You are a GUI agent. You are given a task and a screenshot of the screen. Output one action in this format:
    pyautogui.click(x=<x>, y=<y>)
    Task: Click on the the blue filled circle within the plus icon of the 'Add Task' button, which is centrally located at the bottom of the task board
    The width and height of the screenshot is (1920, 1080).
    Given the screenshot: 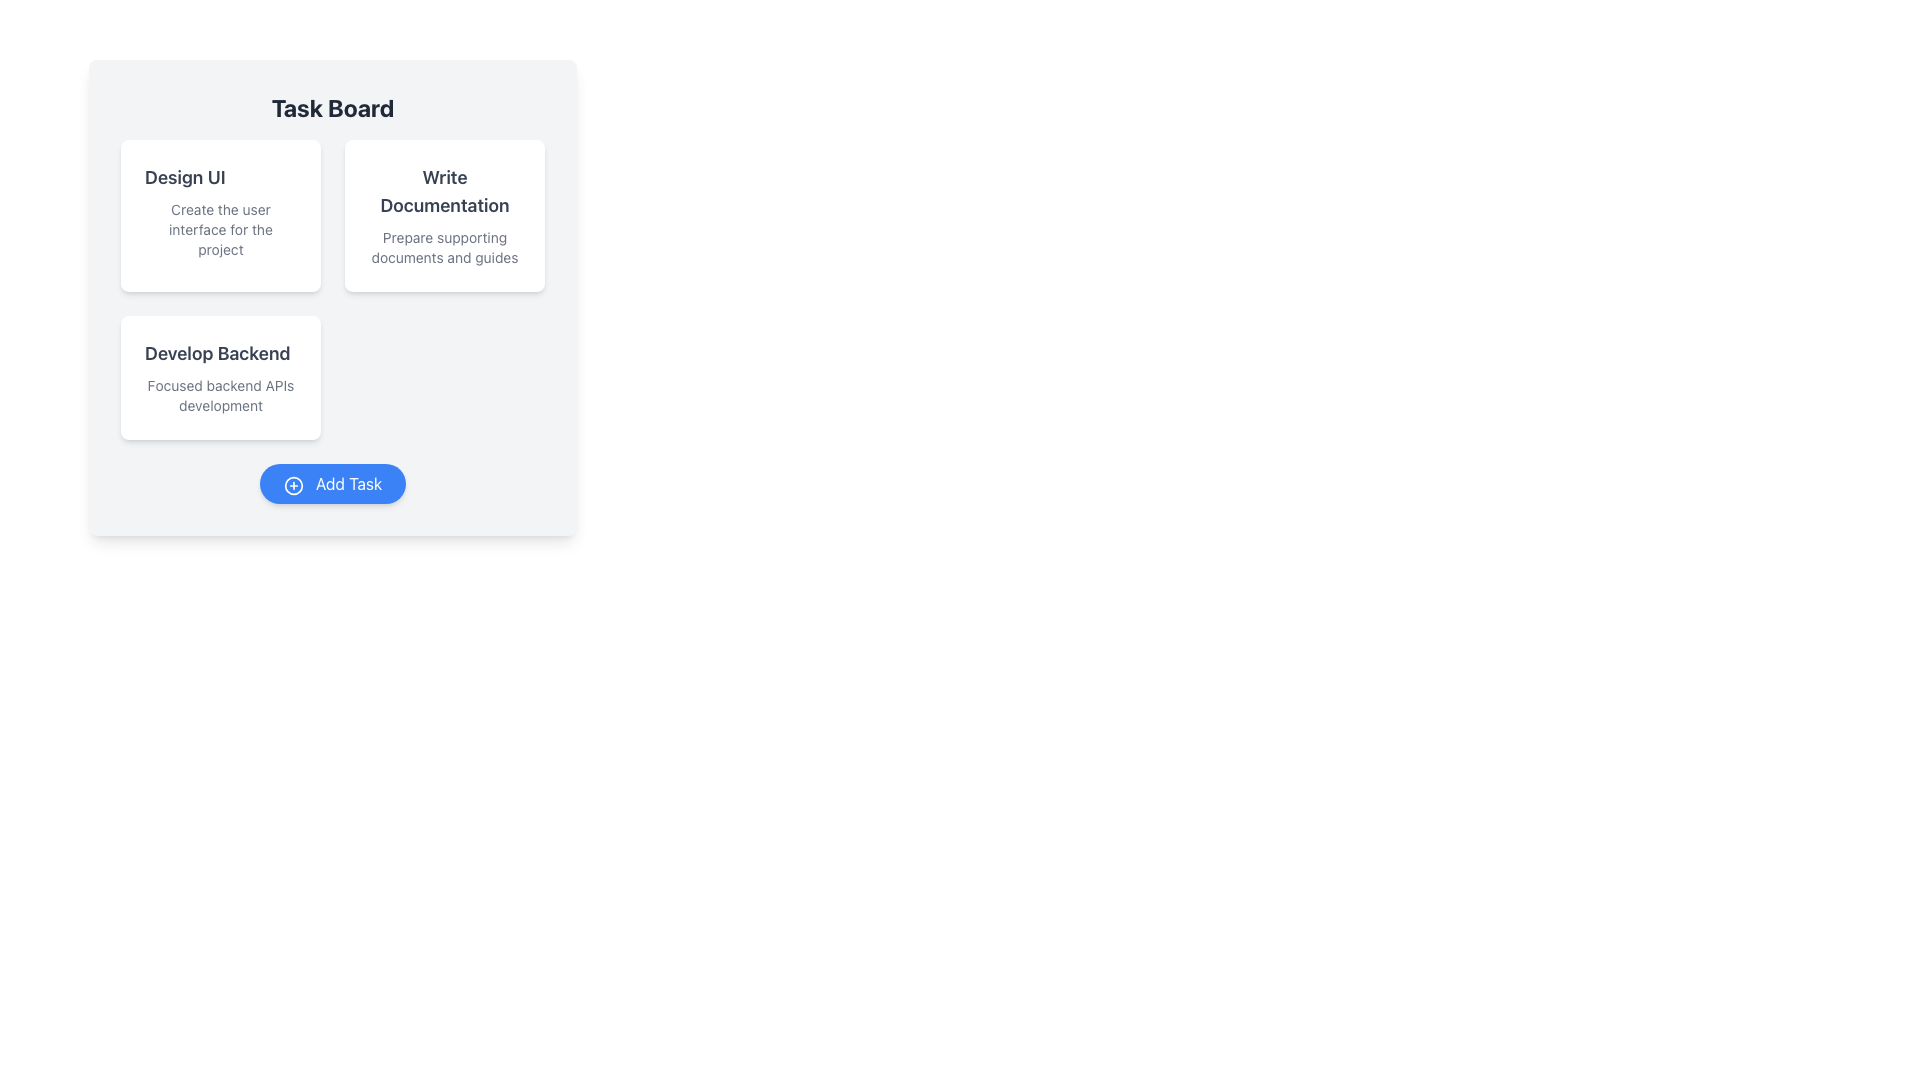 What is the action you would take?
    pyautogui.click(x=292, y=485)
    